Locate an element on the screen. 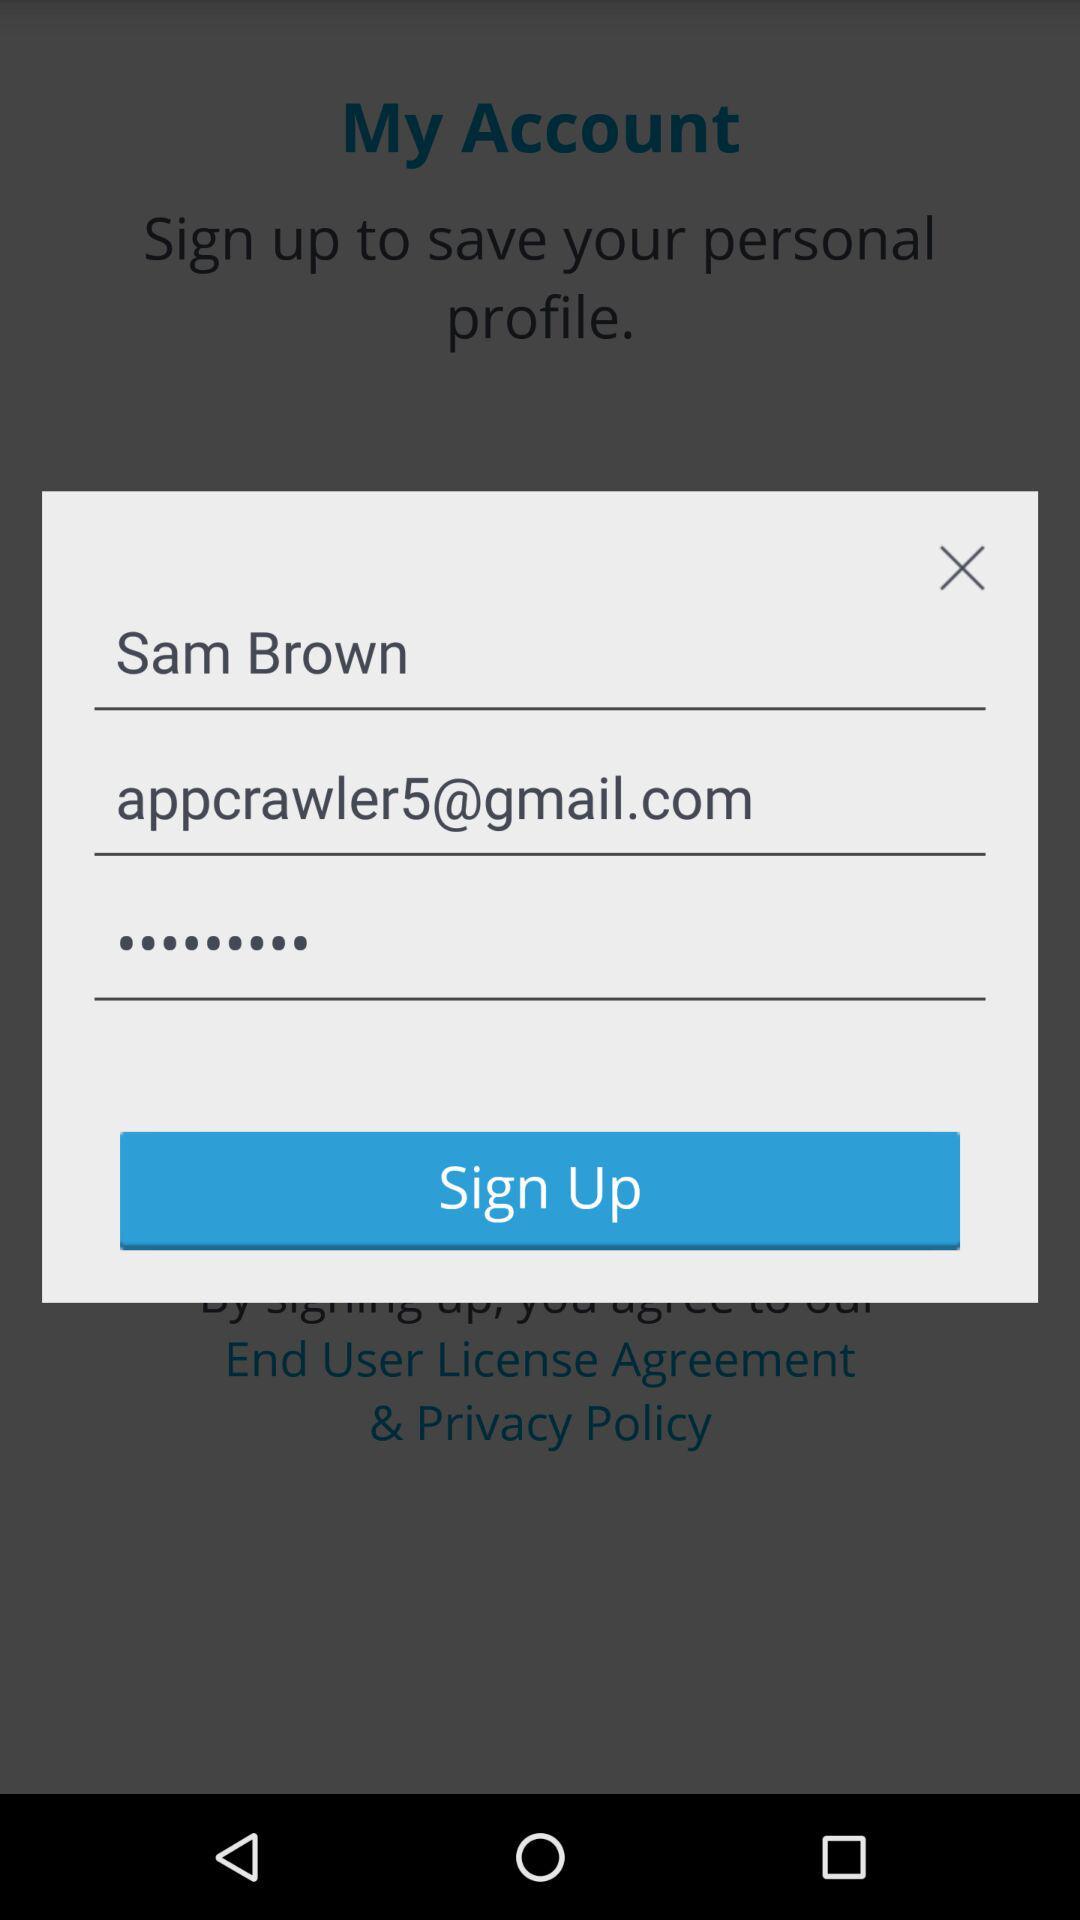 The height and width of the screenshot is (1920, 1080). the close icon is located at coordinates (960, 606).